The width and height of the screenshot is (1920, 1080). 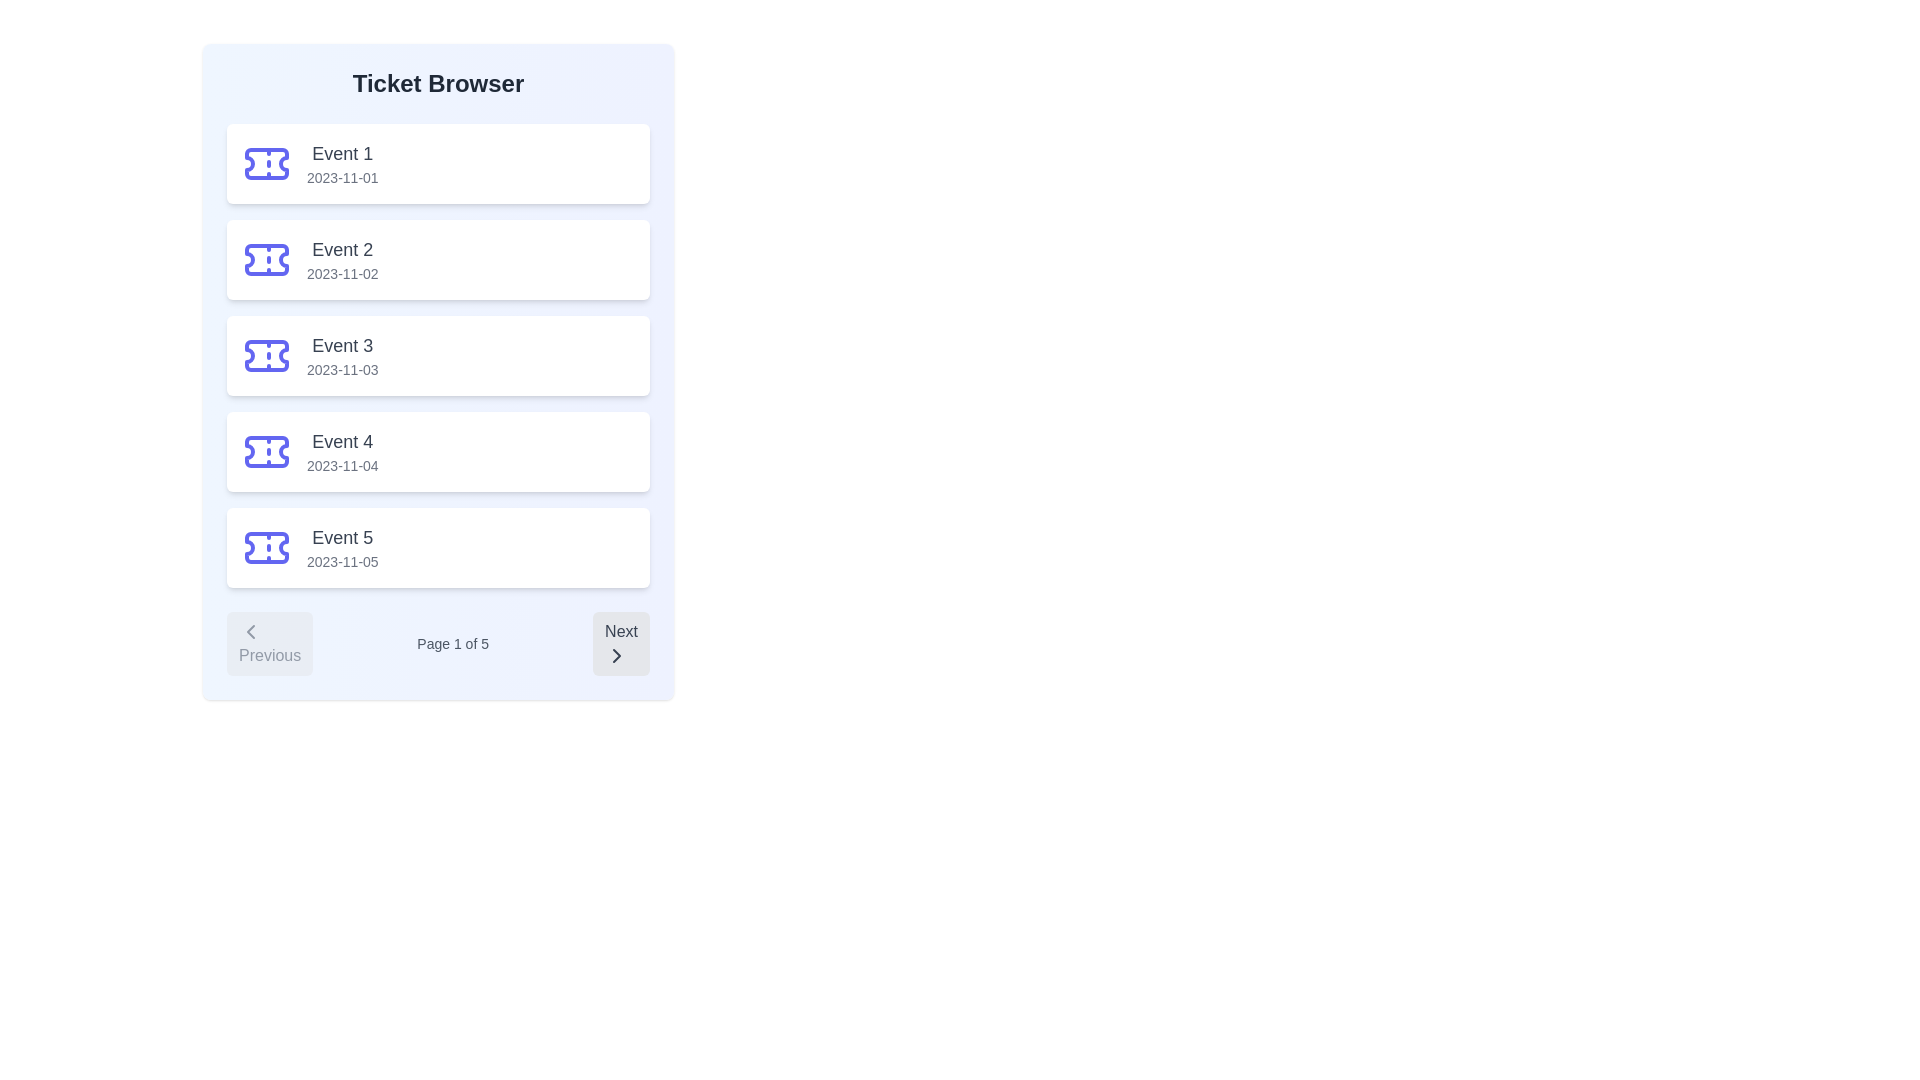 I want to click on the ticket icon located in the fifth event block, positioned to the left of the text 'Event 5' and '2023-11-05', so click(x=266, y=547).